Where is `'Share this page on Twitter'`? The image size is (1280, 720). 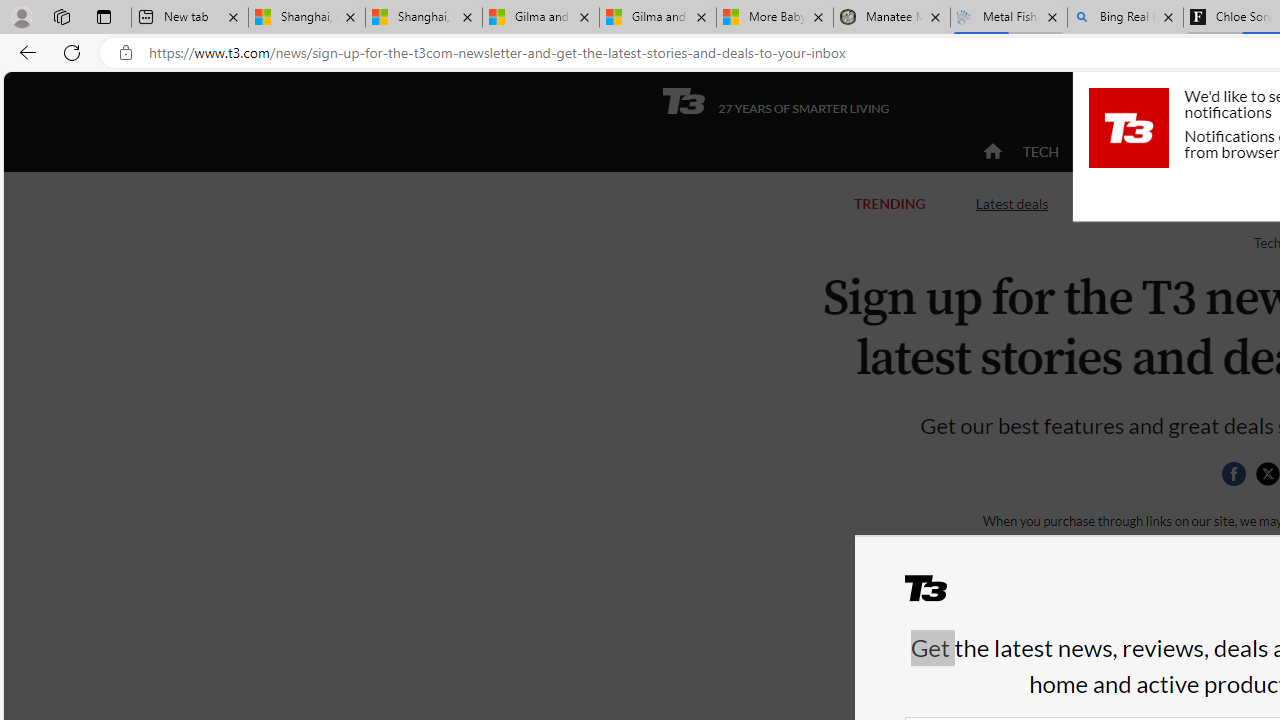 'Share this page on Twitter' is located at coordinates (1266, 474).